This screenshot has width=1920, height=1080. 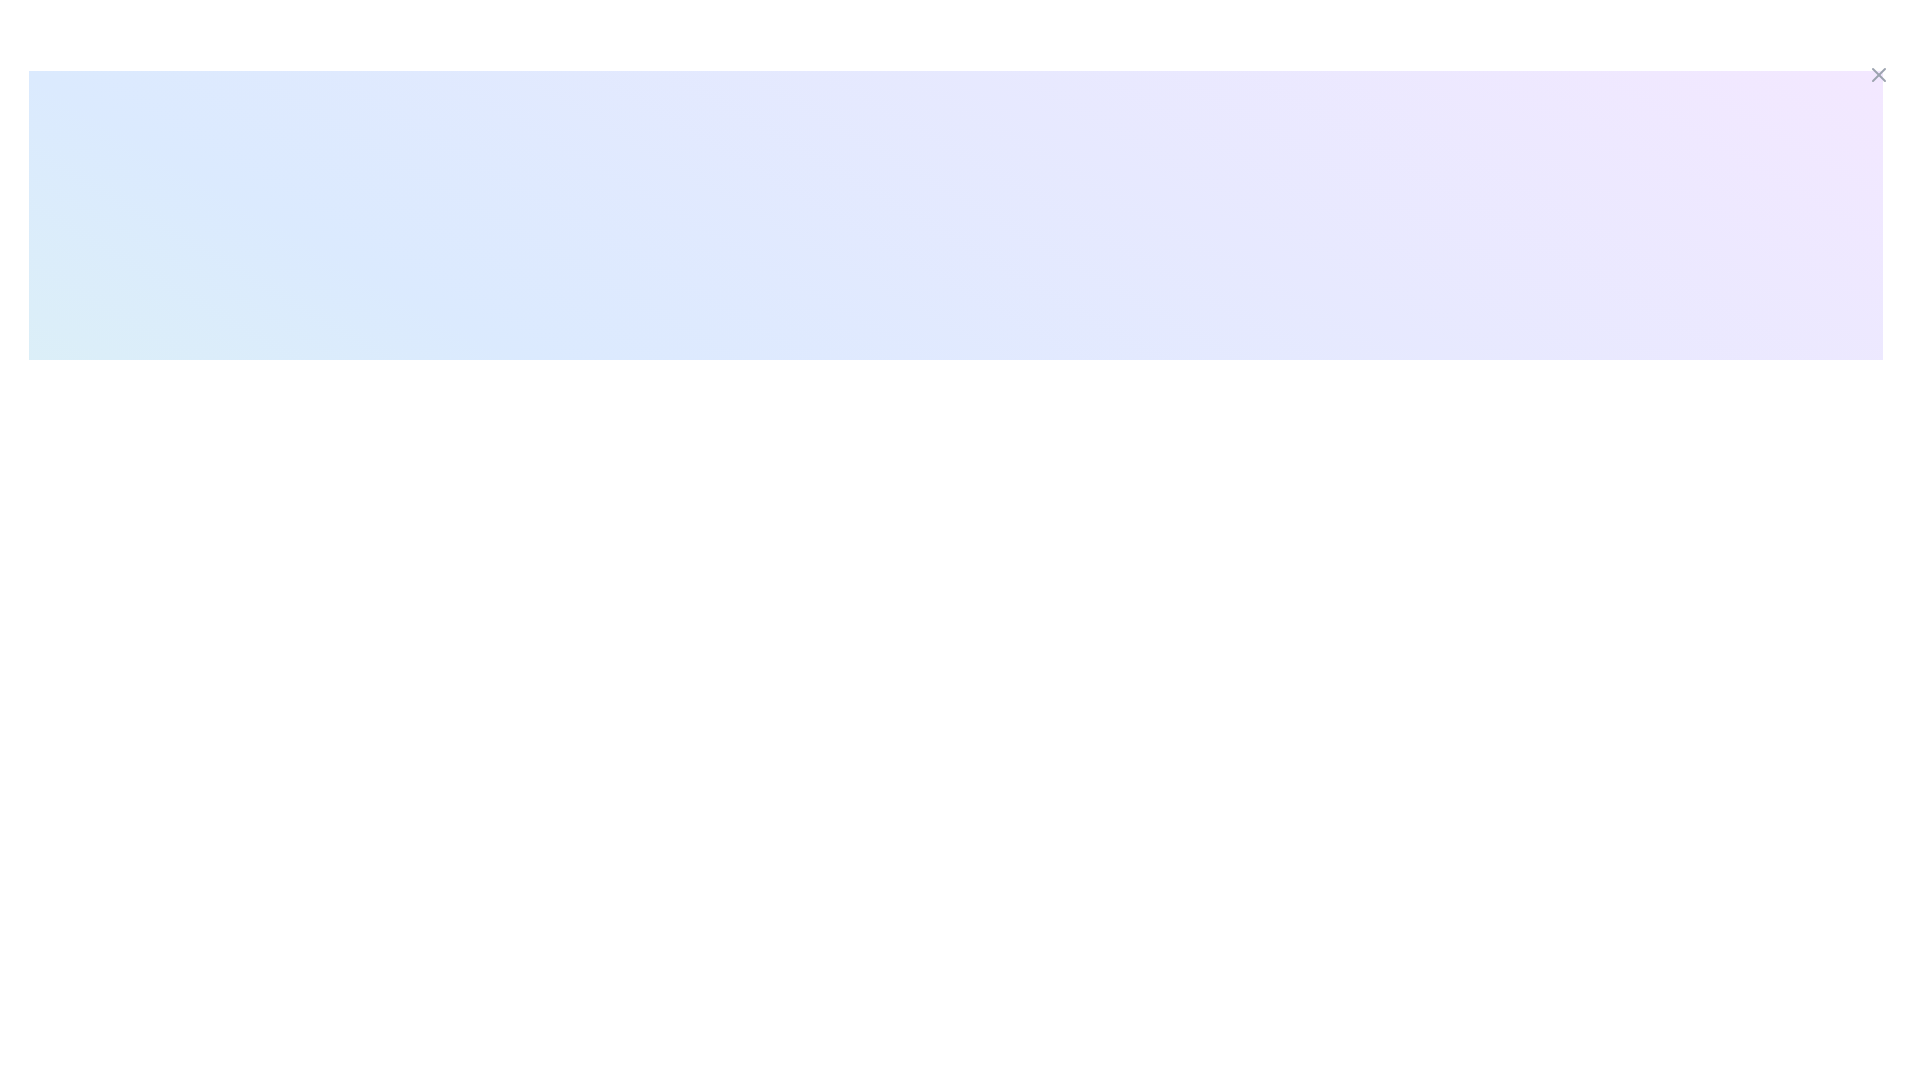 What do you see at coordinates (1877, 73) in the screenshot?
I see `the close button located at the top-right corner of the dialog` at bounding box center [1877, 73].